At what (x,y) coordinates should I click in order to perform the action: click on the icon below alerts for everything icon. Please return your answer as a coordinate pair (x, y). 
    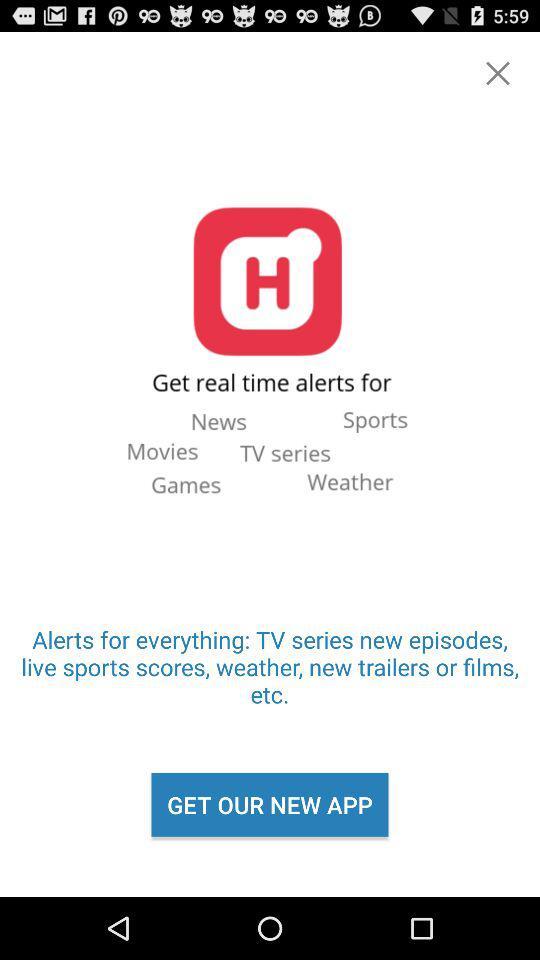
    Looking at the image, I should click on (270, 804).